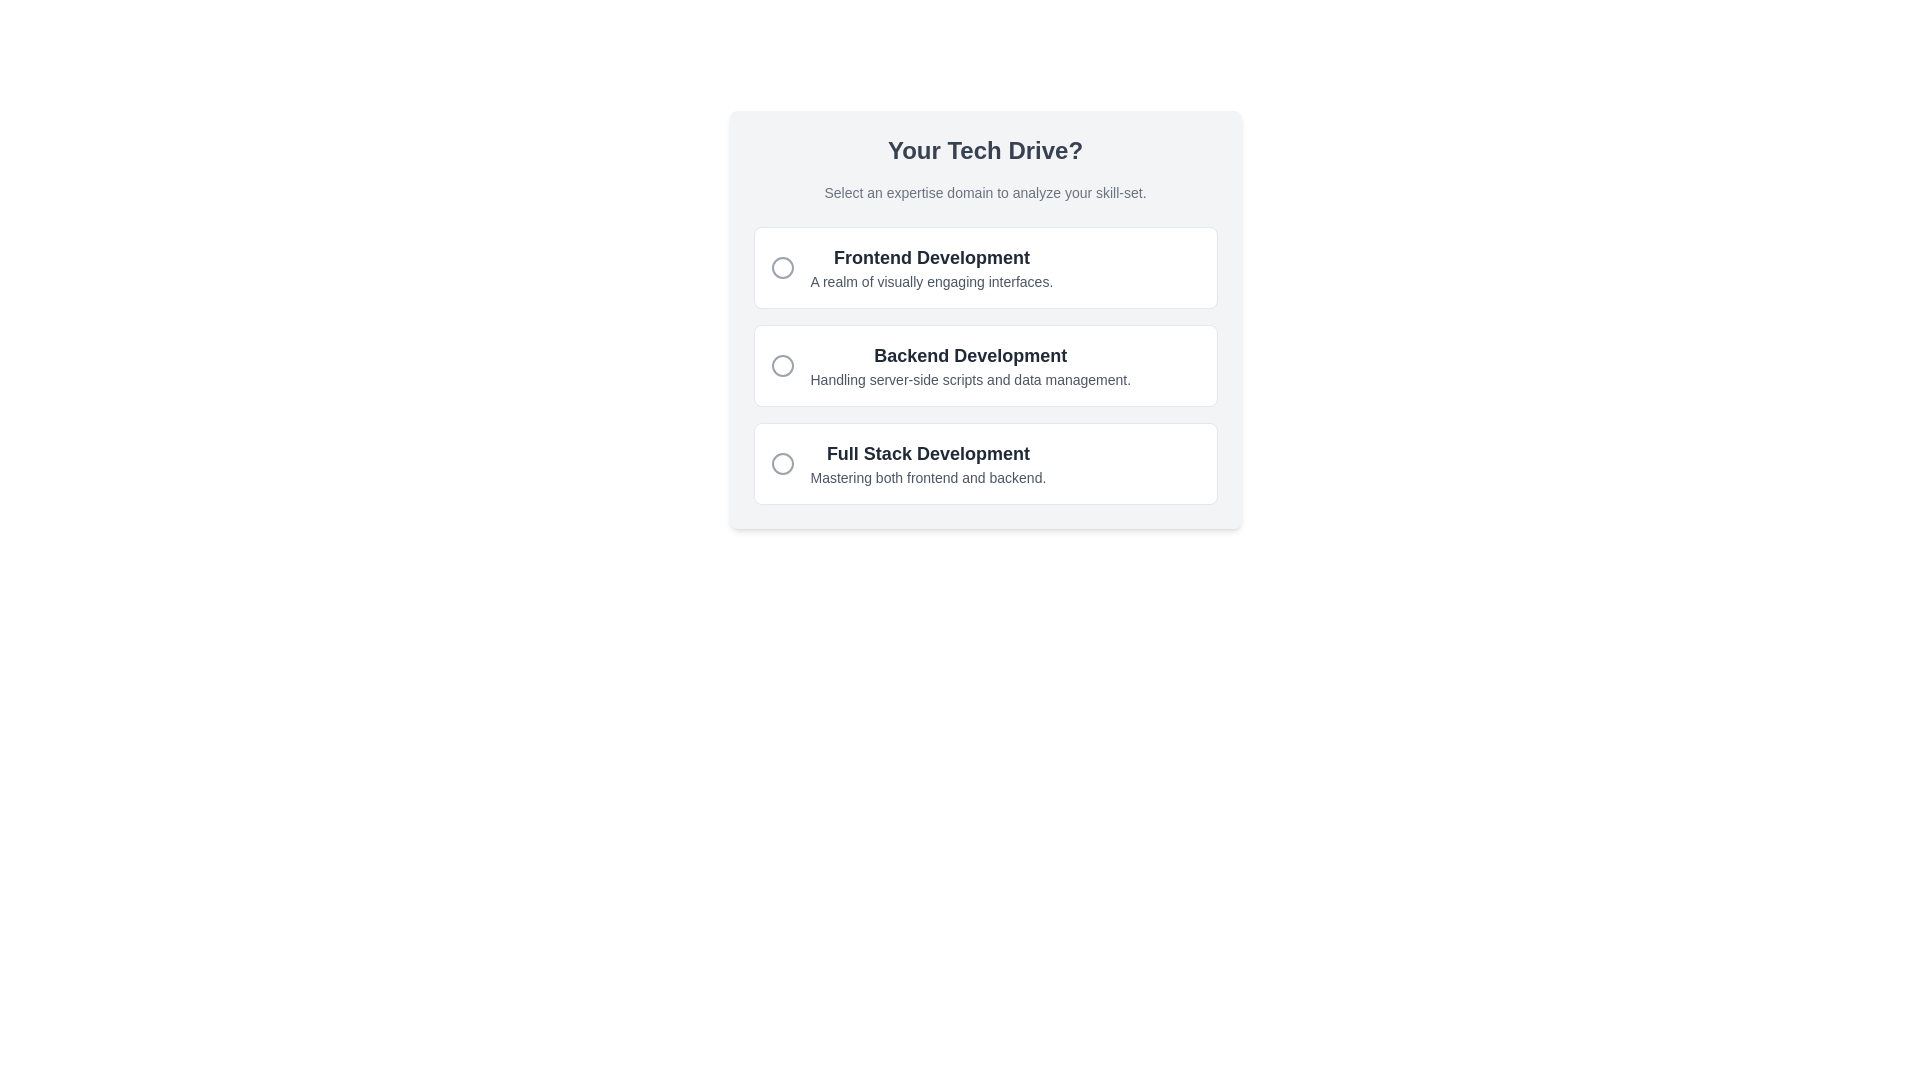 This screenshot has height=1080, width=1920. I want to click on the radio button associated with the 'Frontend Development' option by clicking on the text block that represents it, which is located to the right of the circular radio button in the first card of the 'Your Tech Drive?' section, so click(930, 266).